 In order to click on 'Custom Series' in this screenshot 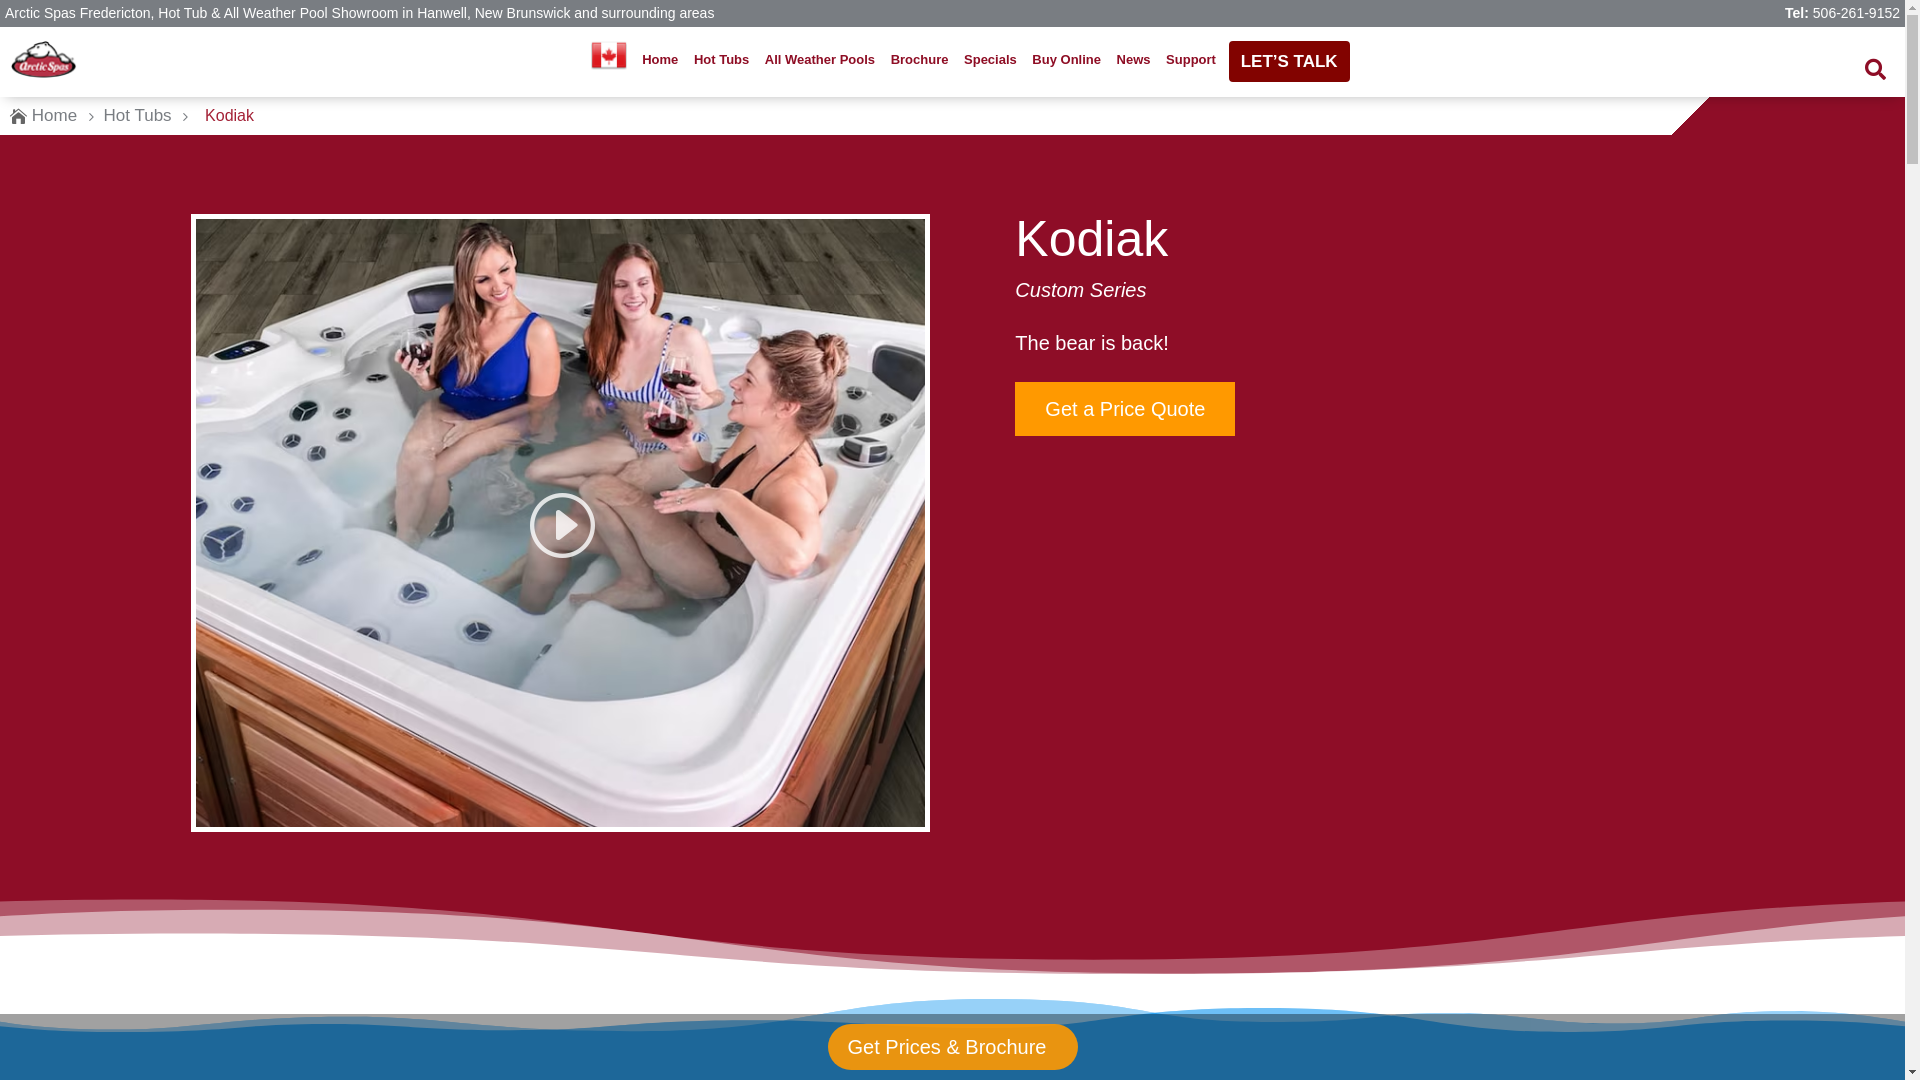, I will do `click(1079, 289)`.